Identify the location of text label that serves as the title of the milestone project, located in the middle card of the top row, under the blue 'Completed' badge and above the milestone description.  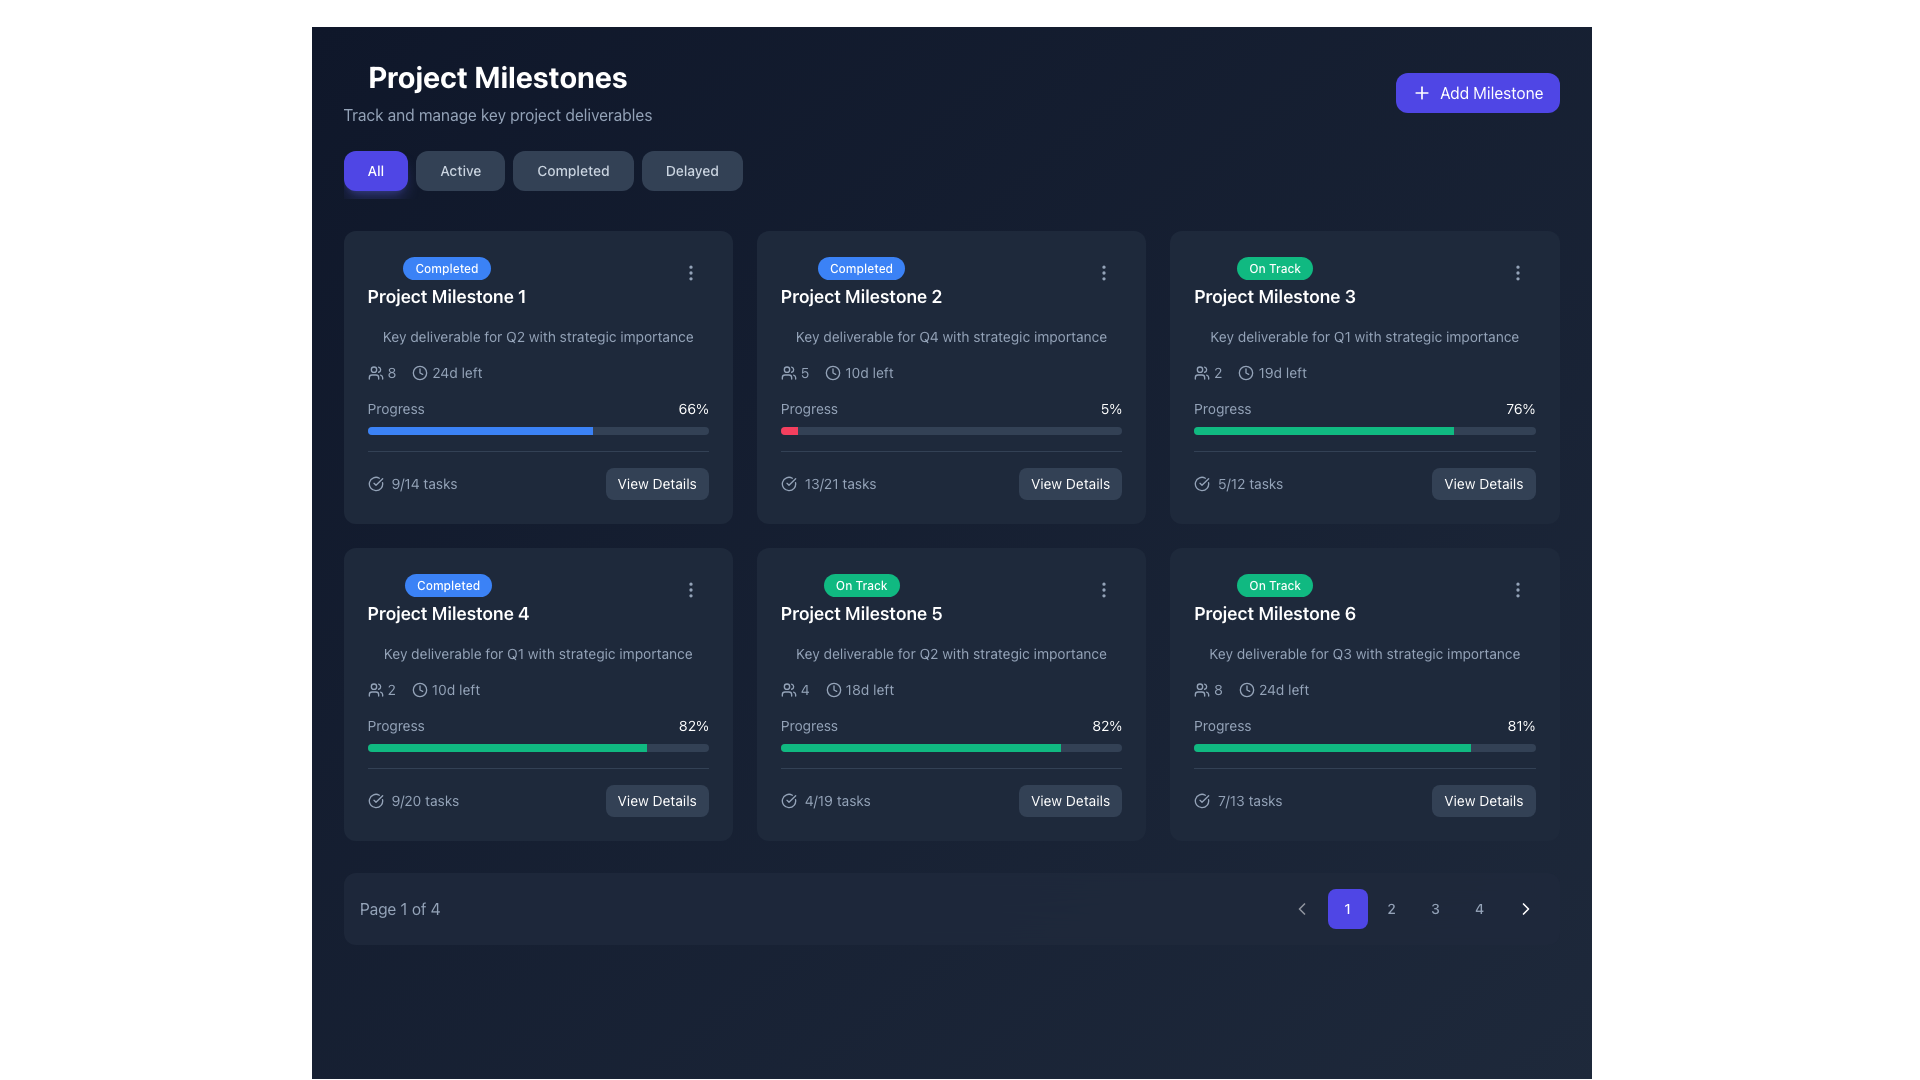
(861, 297).